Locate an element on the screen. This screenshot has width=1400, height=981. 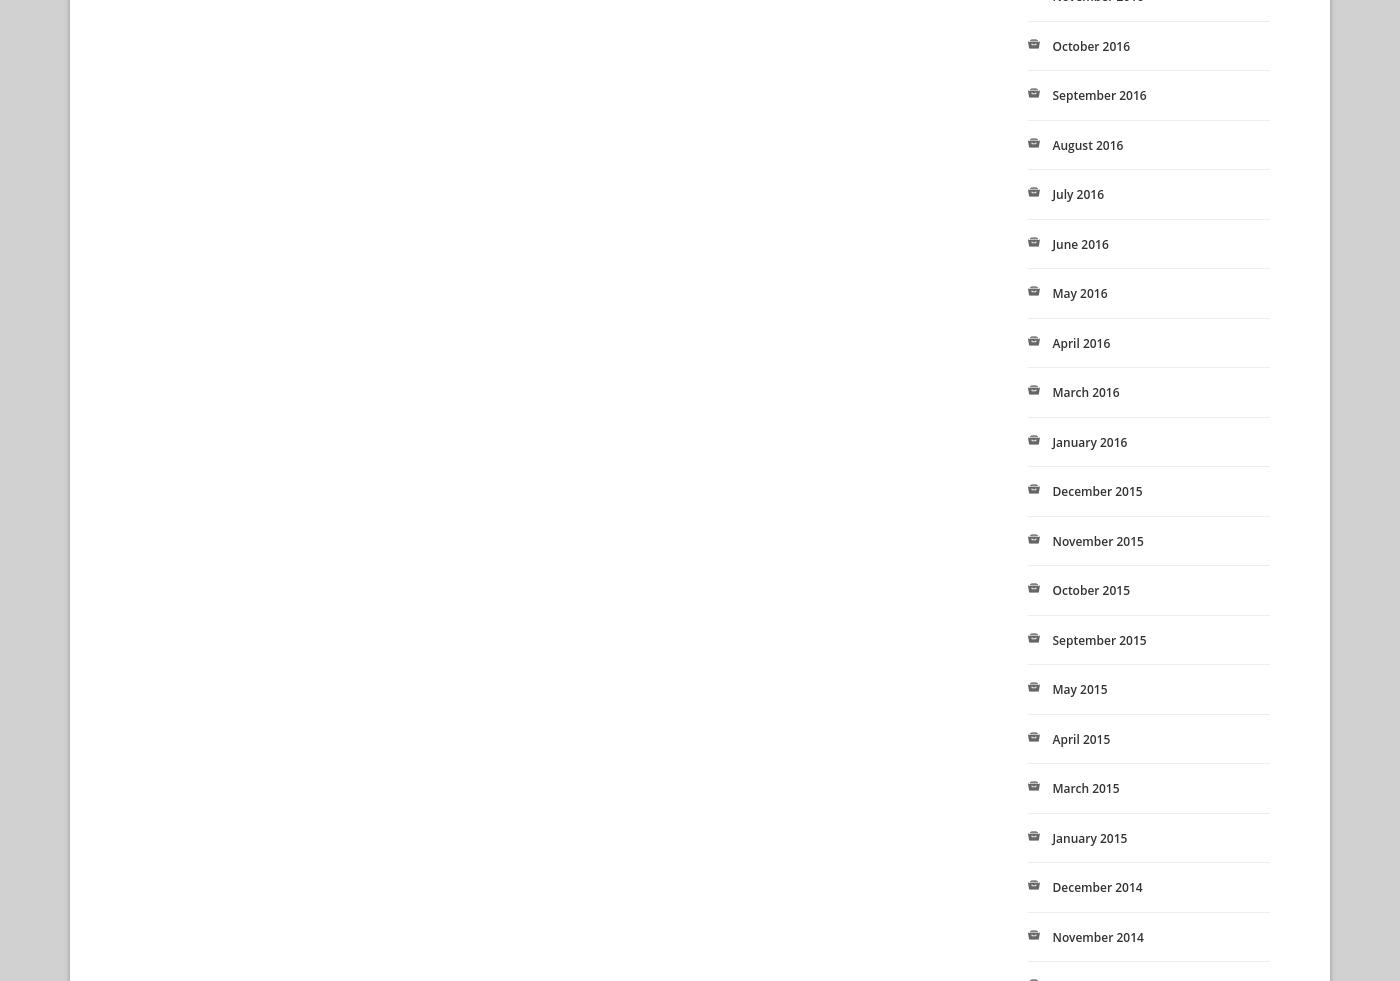
'September 2016' is located at coordinates (1099, 94).